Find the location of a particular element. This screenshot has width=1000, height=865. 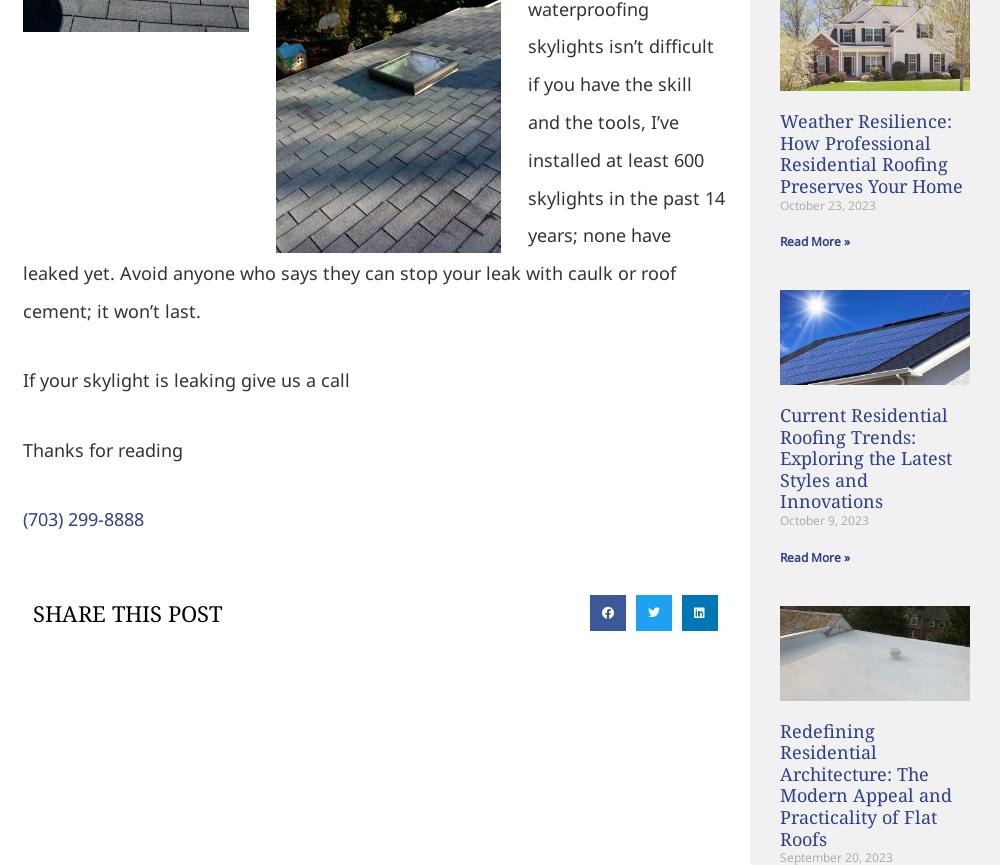

'If your skylight is leaking give us a call' is located at coordinates (22, 379).